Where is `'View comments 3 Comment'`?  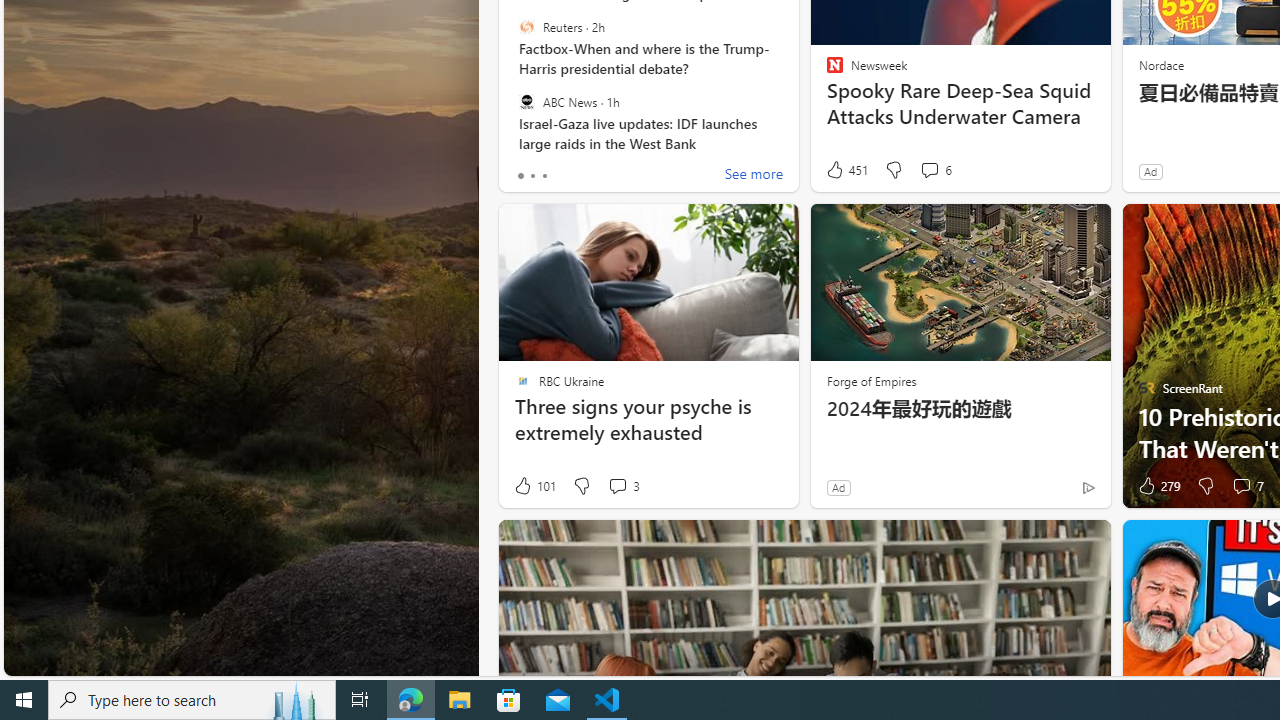
'View comments 3 Comment' is located at coordinates (622, 486).